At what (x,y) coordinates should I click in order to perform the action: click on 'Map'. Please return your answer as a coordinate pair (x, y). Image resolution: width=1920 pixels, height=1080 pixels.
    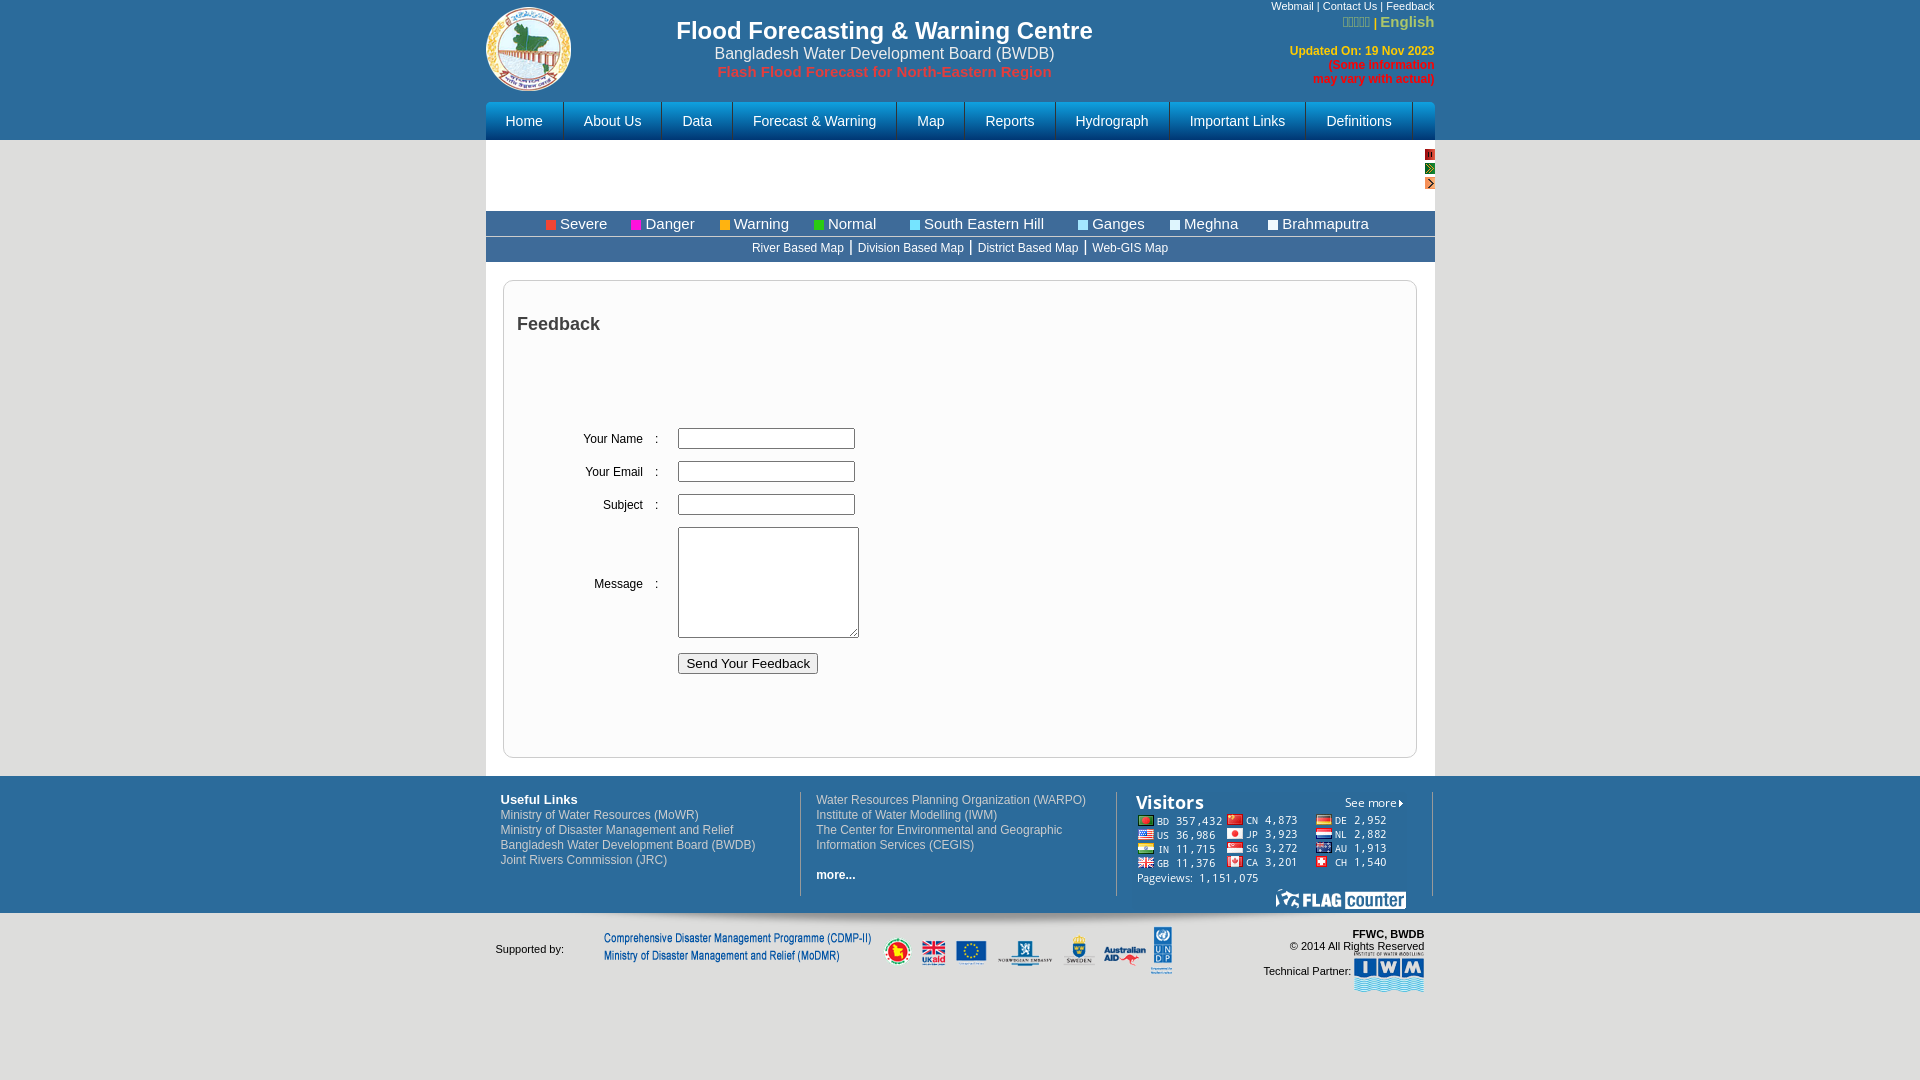
    Looking at the image, I should click on (929, 120).